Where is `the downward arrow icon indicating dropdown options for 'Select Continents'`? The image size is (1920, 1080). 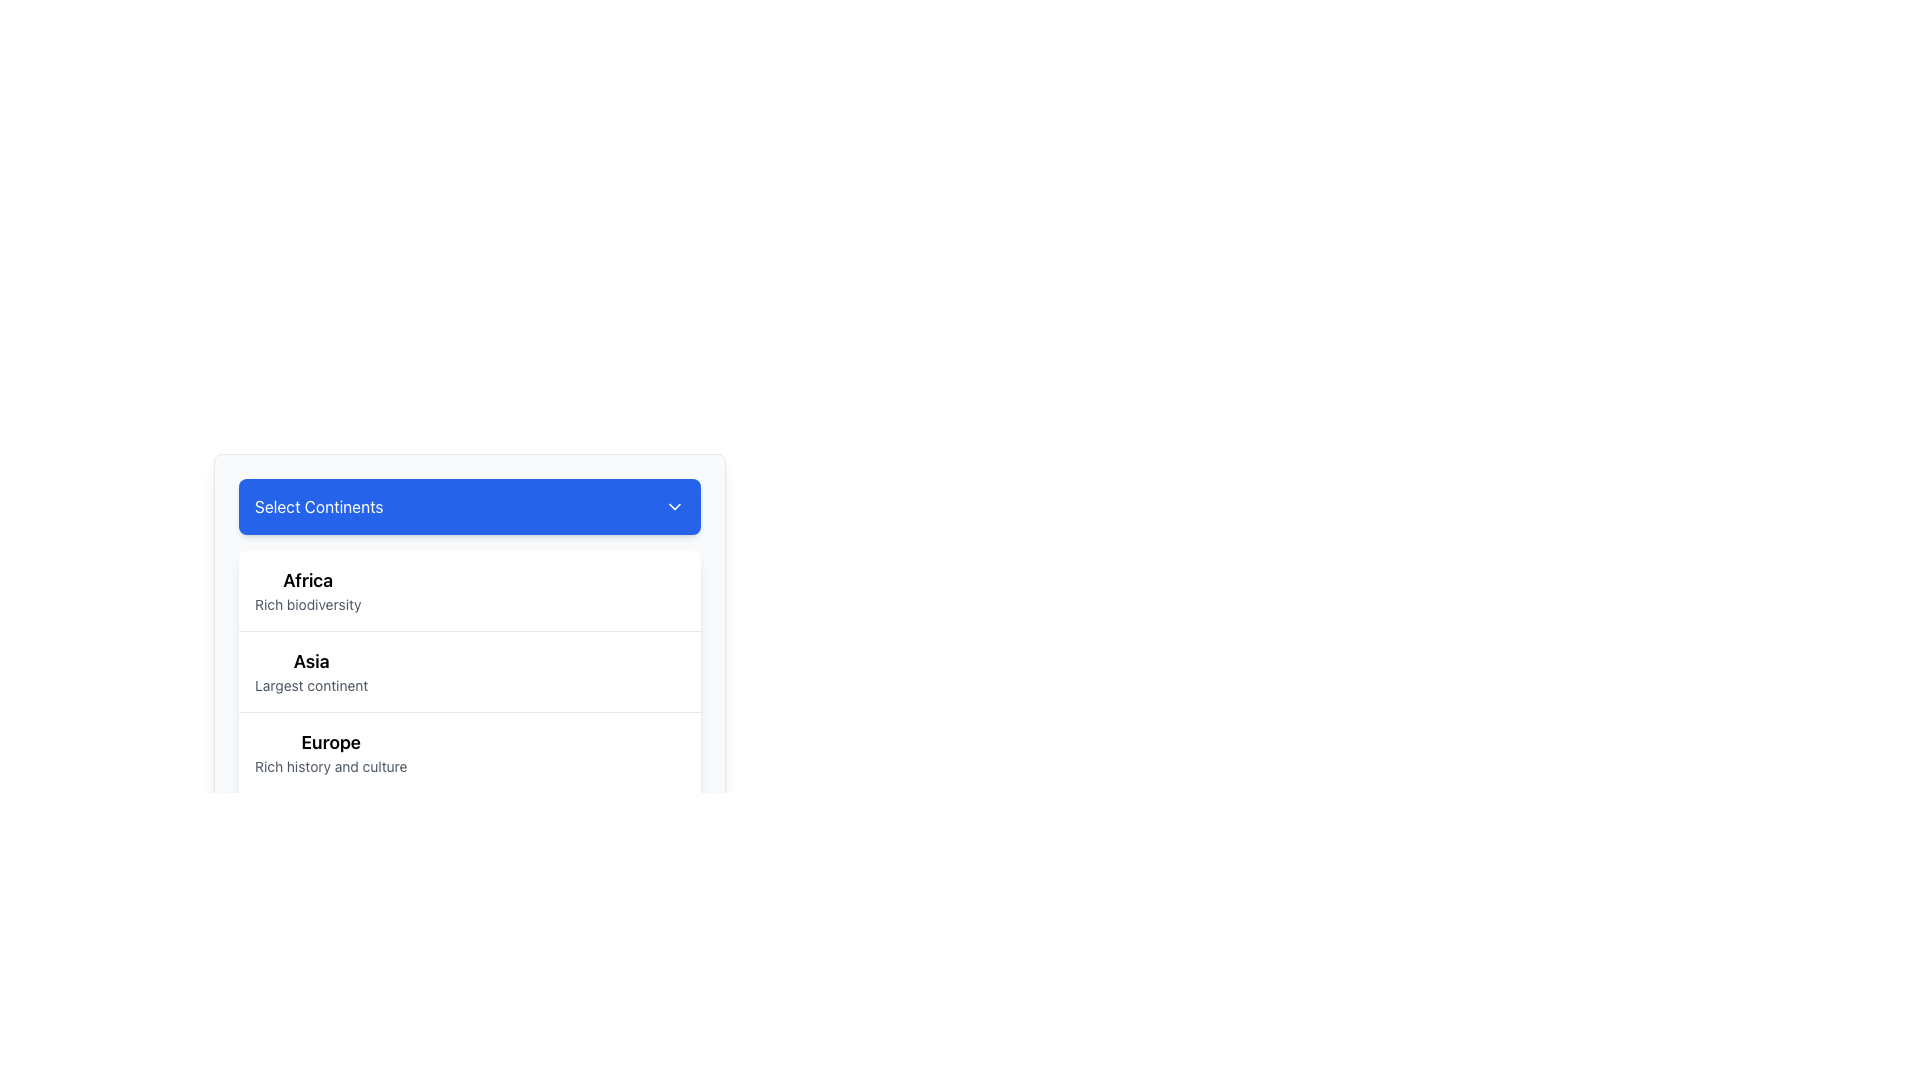 the downward arrow icon indicating dropdown options for 'Select Continents' is located at coordinates (675, 505).